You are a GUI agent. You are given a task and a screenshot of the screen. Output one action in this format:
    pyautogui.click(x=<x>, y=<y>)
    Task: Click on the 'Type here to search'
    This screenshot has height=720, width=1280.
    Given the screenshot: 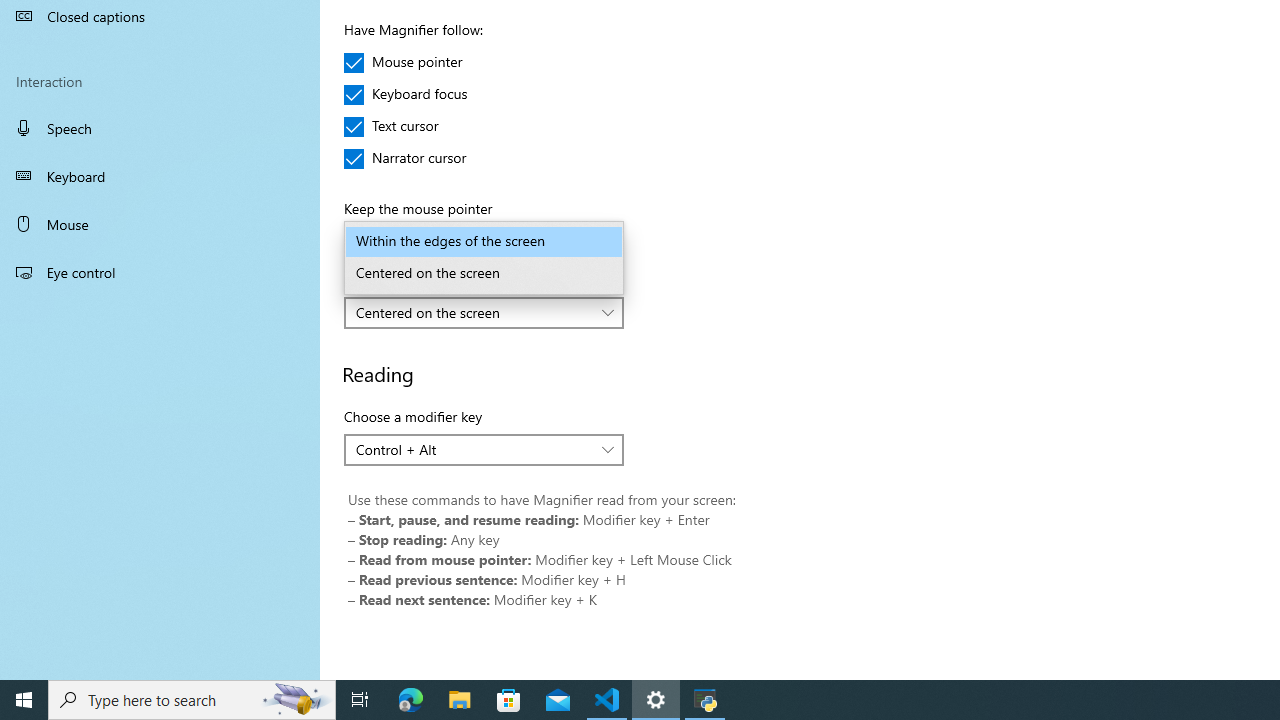 What is the action you would take?
    pyautogui.click(x=192, y=698)
    